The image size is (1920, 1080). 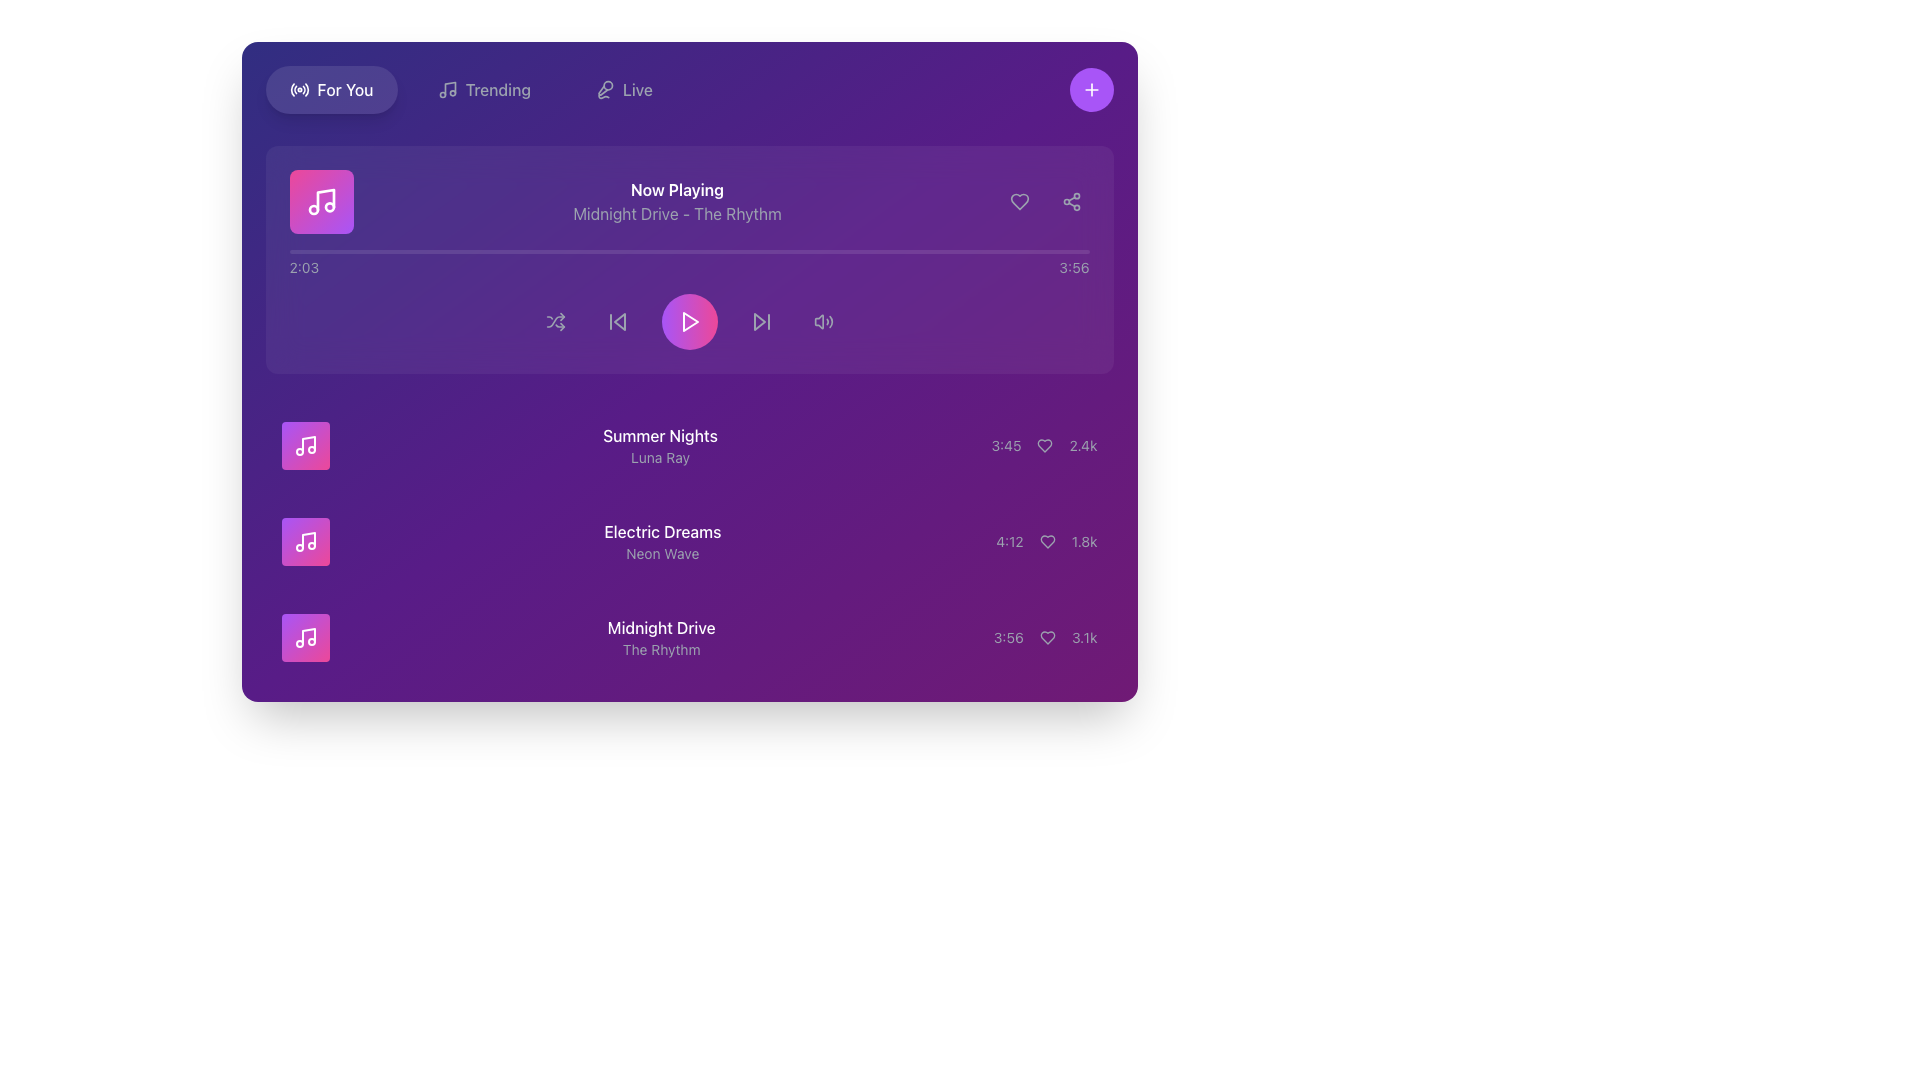 What do you see at coordinates (823, 320) in the screenshot?
I see `the volume control button located in the bottom-right region of the 'Now Playing' section` at bounding box center [823, 320].